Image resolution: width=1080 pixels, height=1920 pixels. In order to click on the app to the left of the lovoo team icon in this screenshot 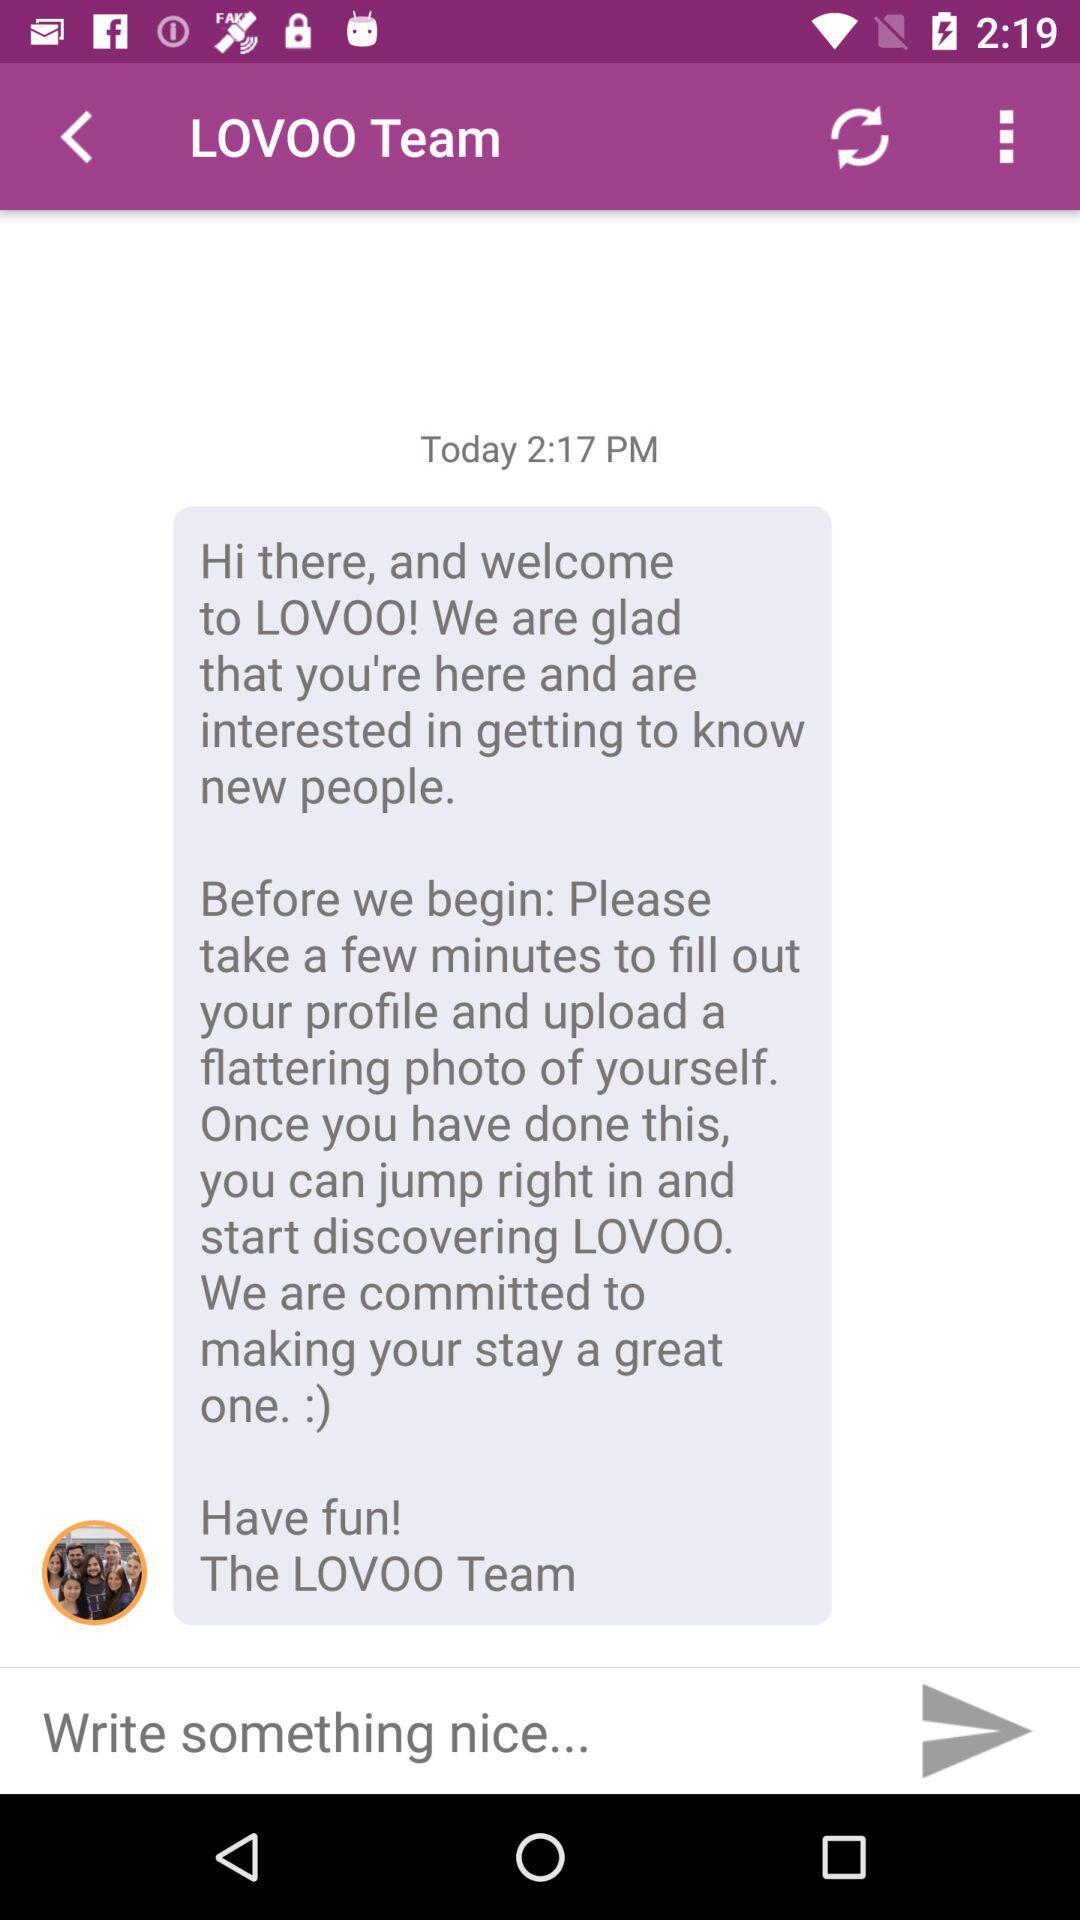, I will do `click(72, 135)`.